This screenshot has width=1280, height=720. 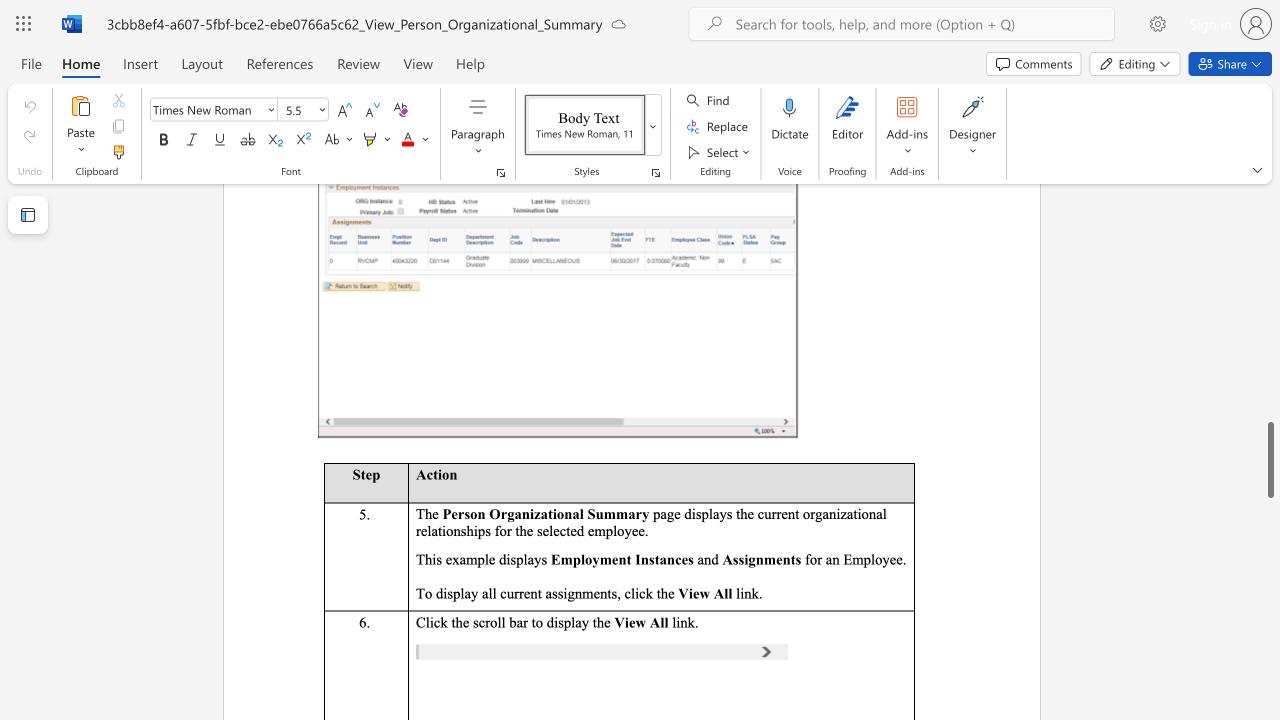 What do you see at coordinates (888, 559) in the screenshot?
I see `the subset text "ee. To display all current assignme" within the text "for an Employee. To display all current assignments, click the"` at bounding box center [888, 559].